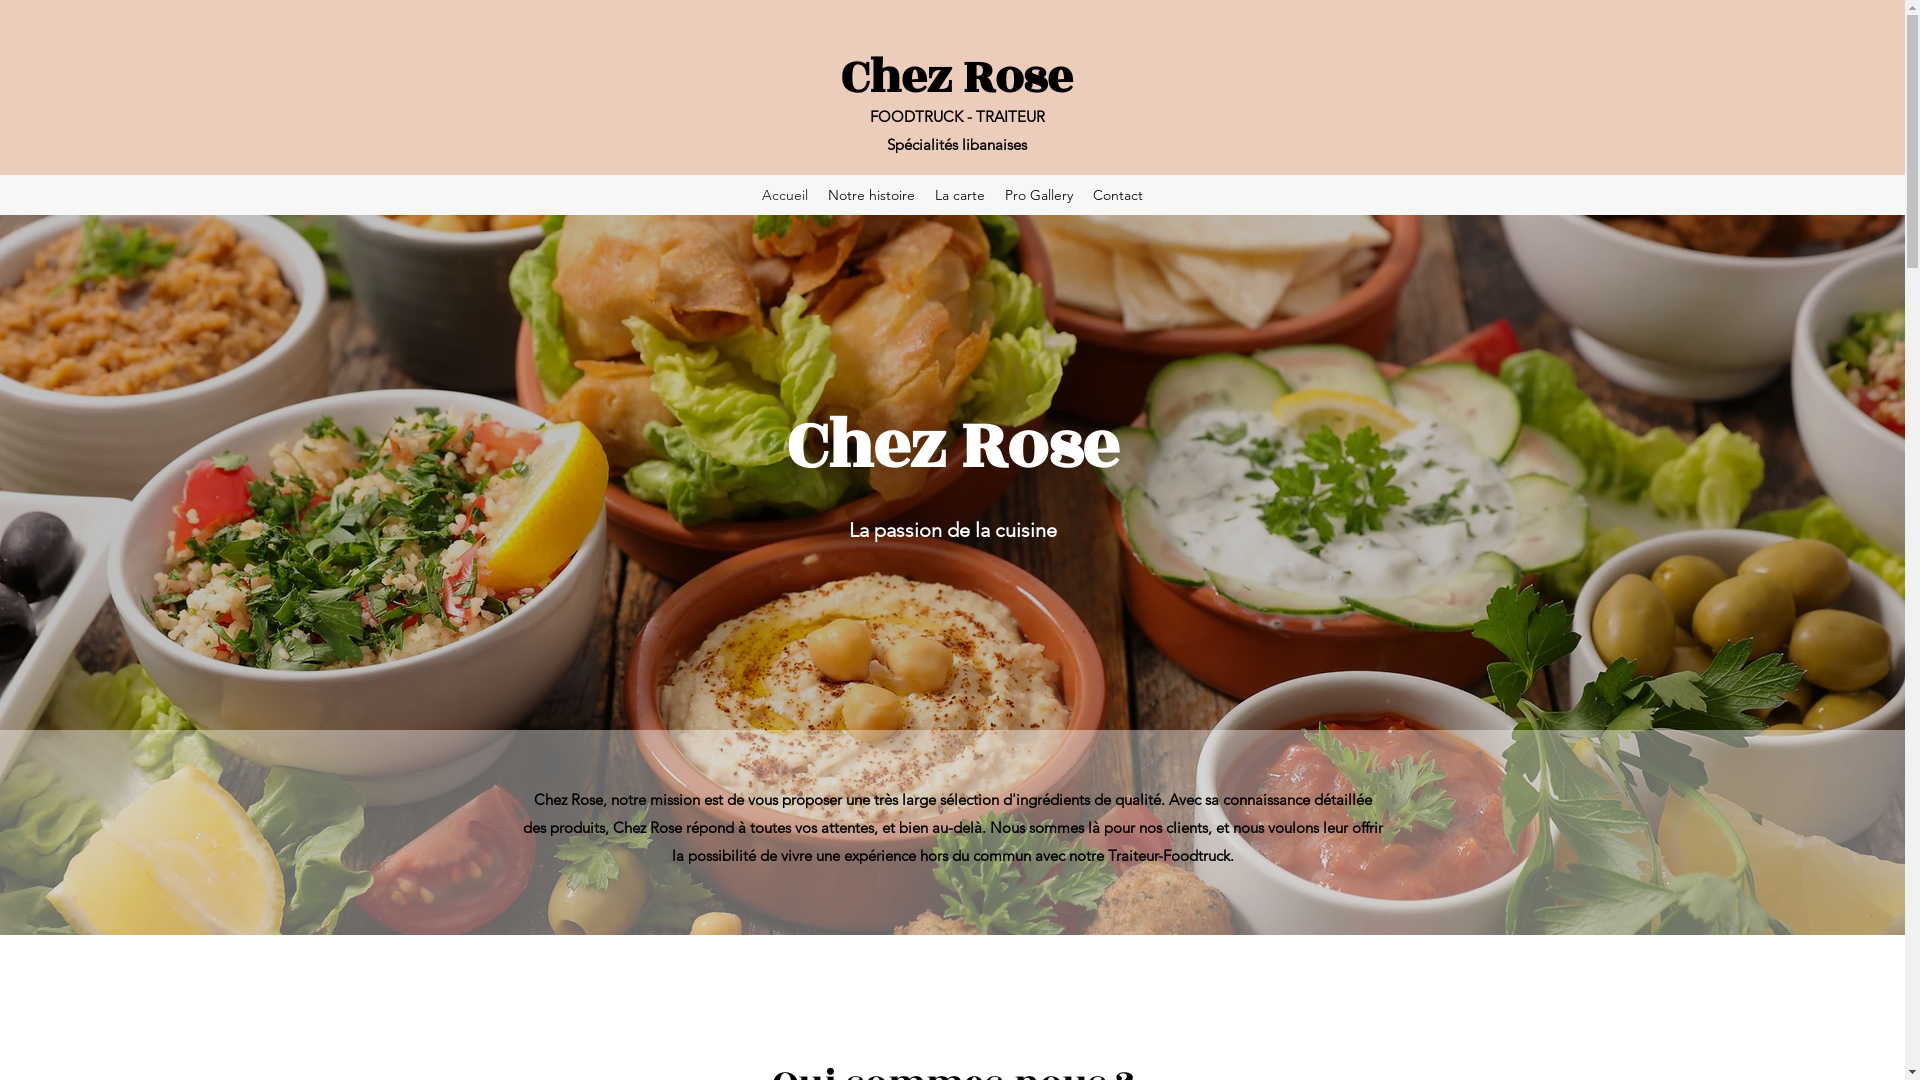  What do you see at coordinates (1038, 195) in the screenshot?
I see `'Pro Gallery'` at bounding box center [1038, 195].